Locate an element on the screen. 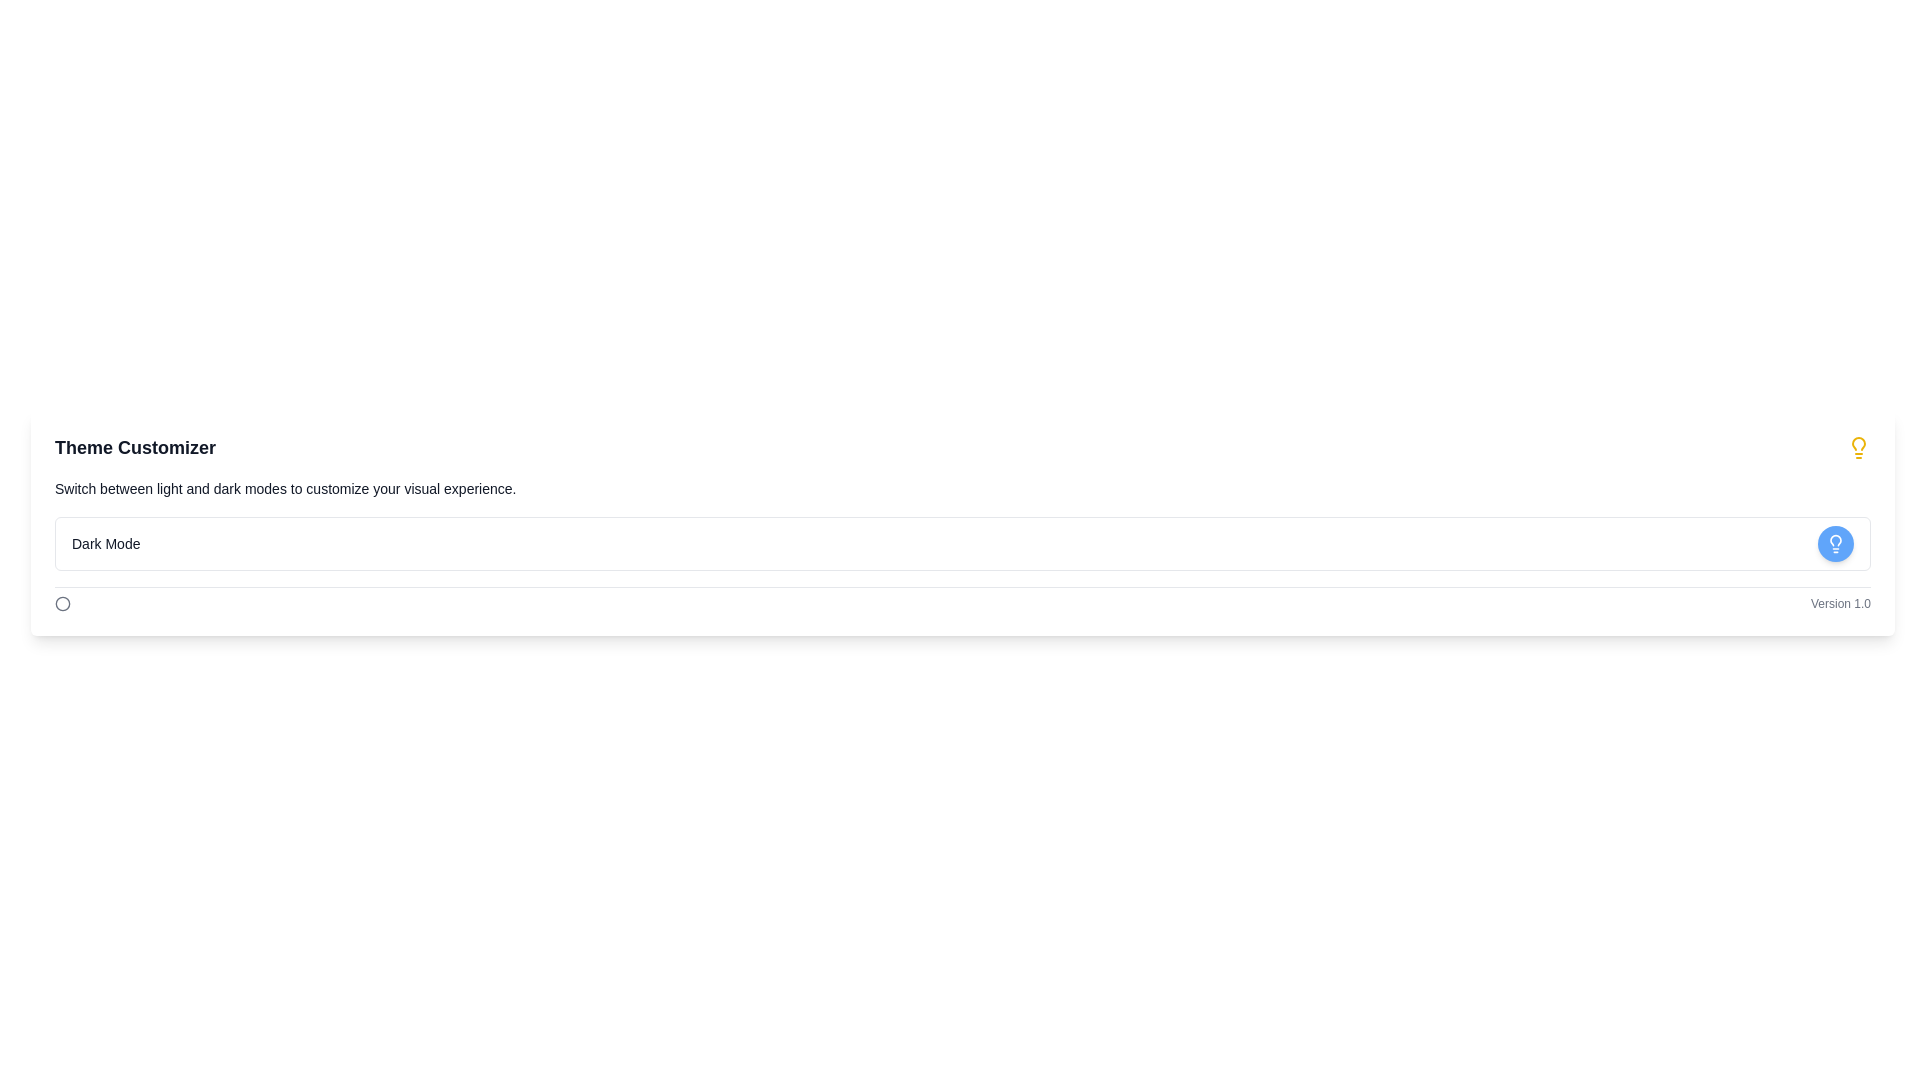 This screenshot has height=1080, width=1920. the button with a light bulb icon is located at coordinates (1836, 543).